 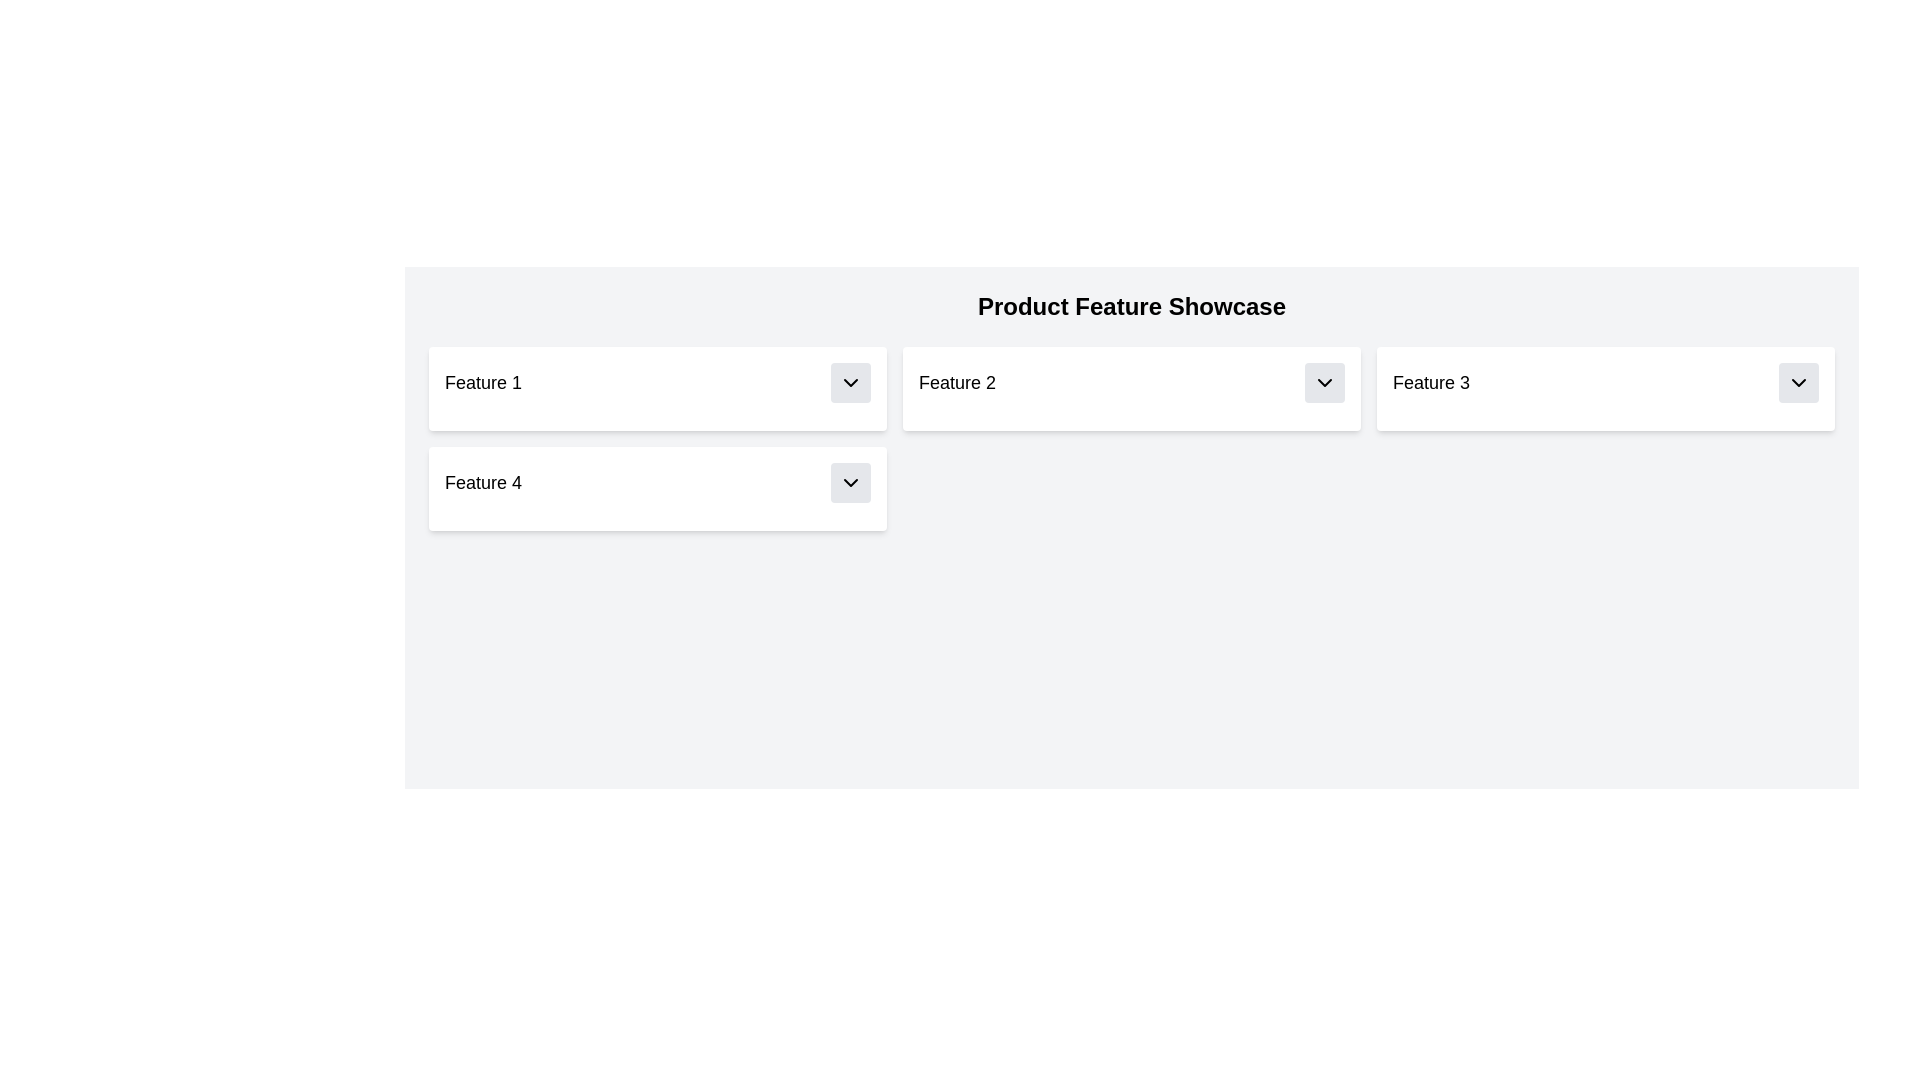 What do you see at coordinates (483, 382) in the screenshot?
I see `the text label 'Feature 1', which is bolded and aligned to the left in the top row of the layout` at bounding box center [483, 382].